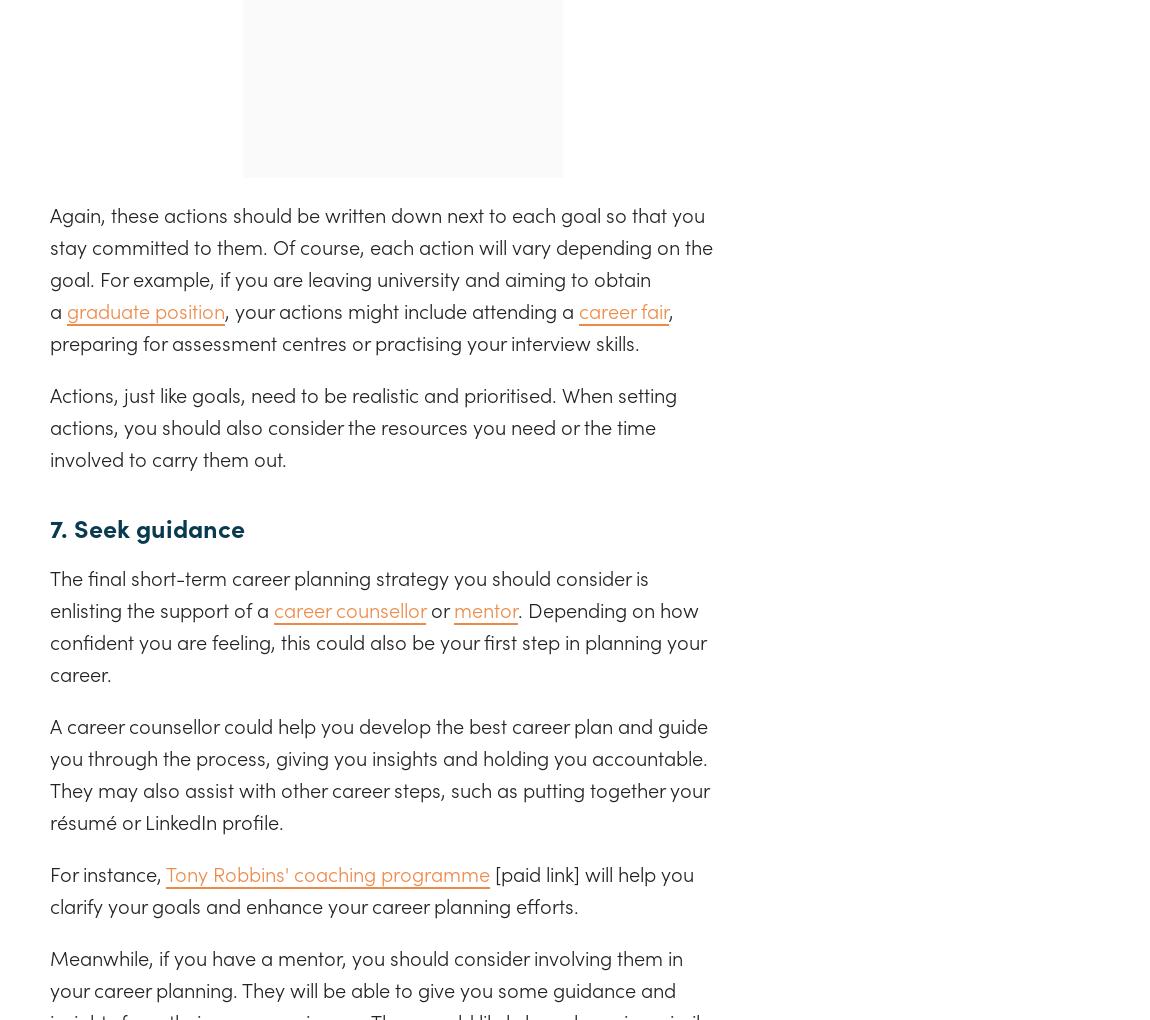  What do you see at coordinates (149, 525) in the screenshot?
I see `'7. Seek guidance'` at bounding box center [149, 525].